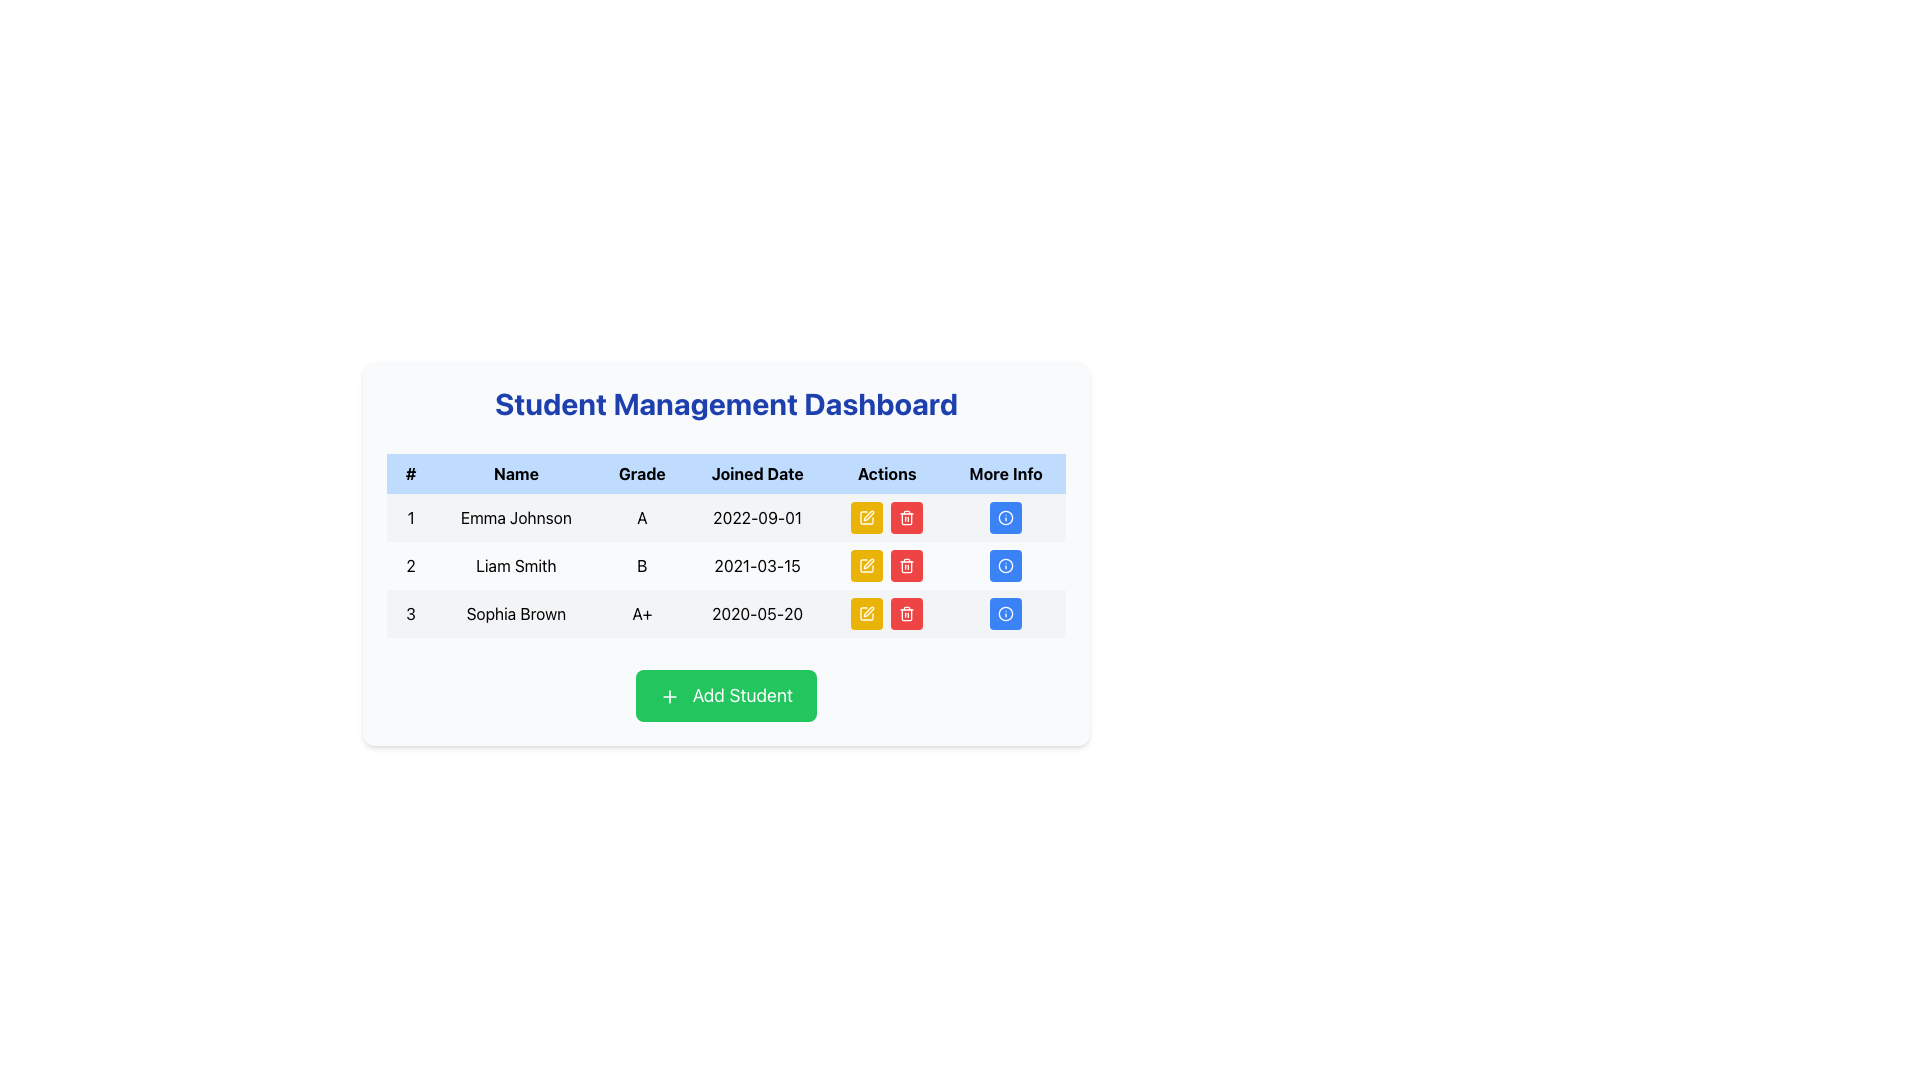  I want to click on the yellow button with rounded corners and a white pen icon located in the second row of the table under the 'Actions' column, so click(867, 566).